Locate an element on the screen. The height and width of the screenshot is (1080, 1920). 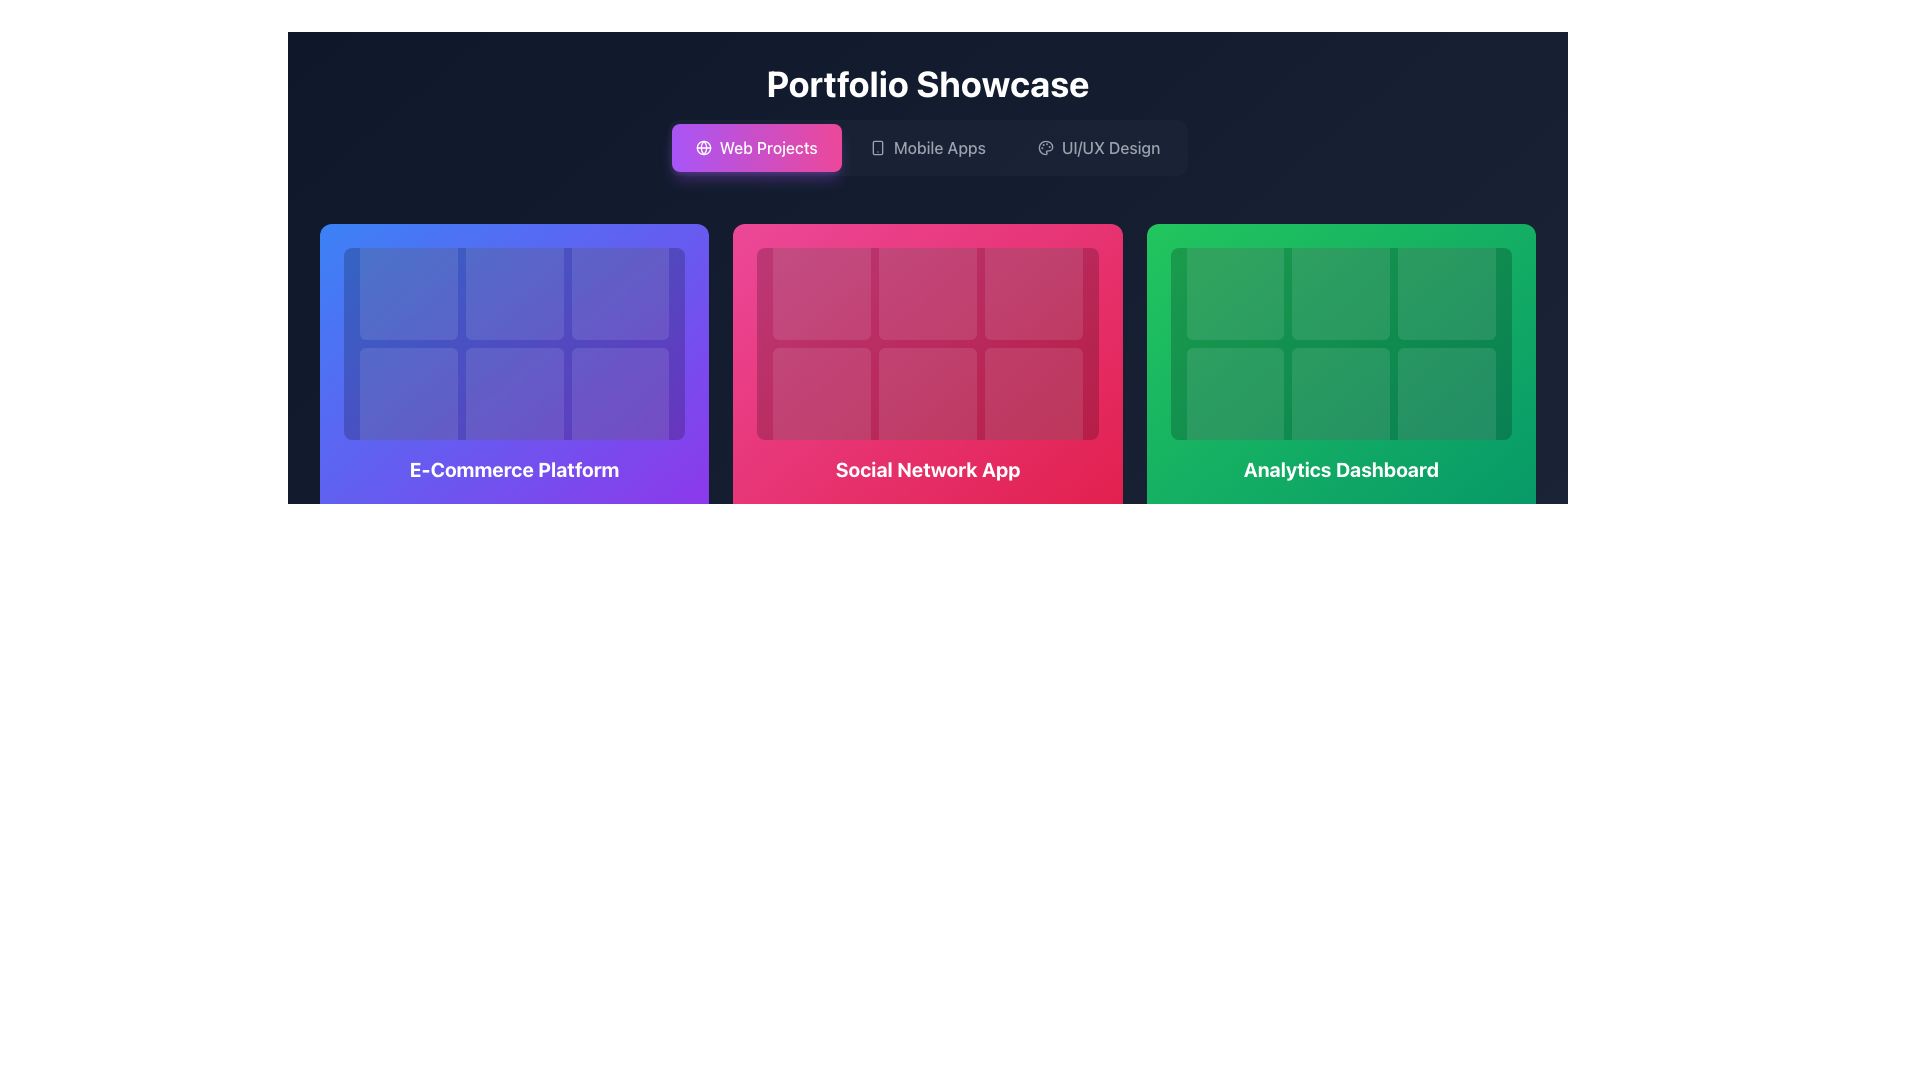
the title text of the green card labeled 'Analytics Dashboard', which is located at the bottom of the card is located at coordinates (1341, 470).